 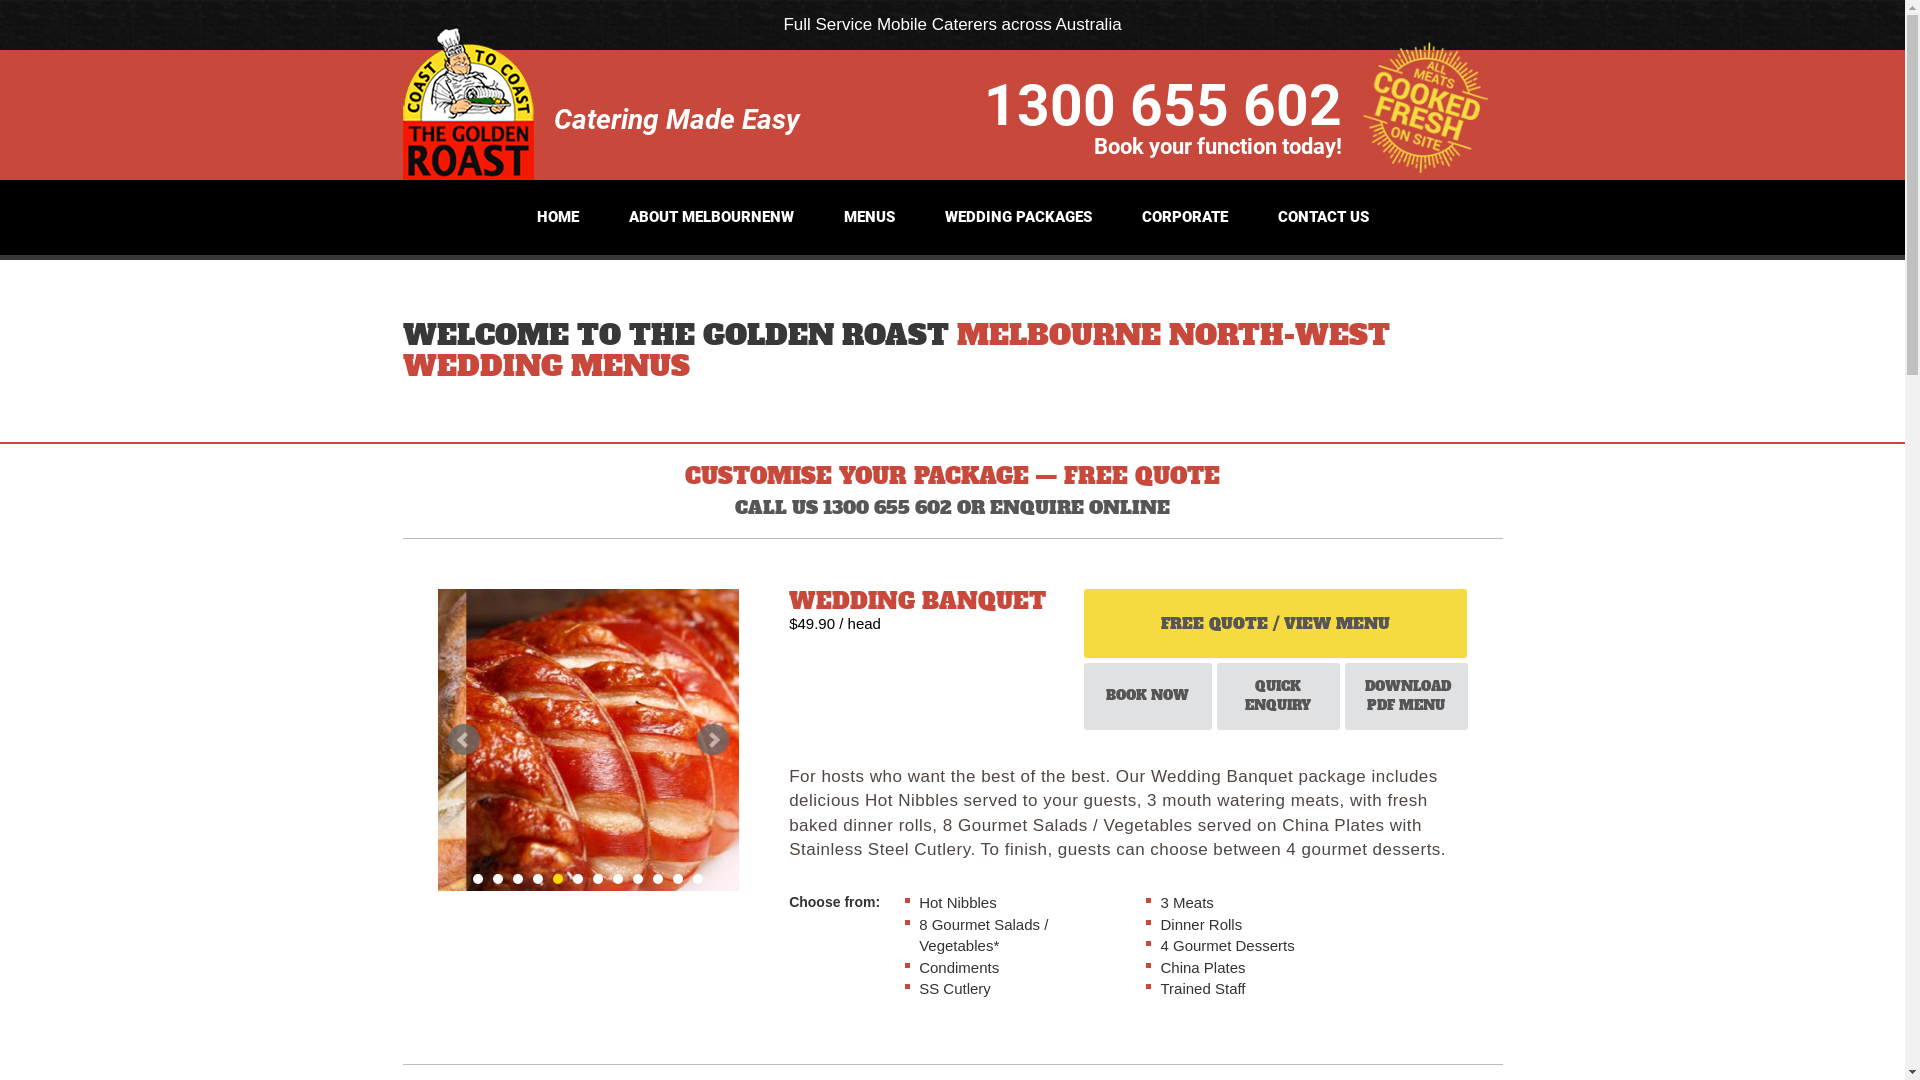 What do you see at coordinates (592, 878) in the screenshot?
I see `'7'` at bounding box center [592, 878].